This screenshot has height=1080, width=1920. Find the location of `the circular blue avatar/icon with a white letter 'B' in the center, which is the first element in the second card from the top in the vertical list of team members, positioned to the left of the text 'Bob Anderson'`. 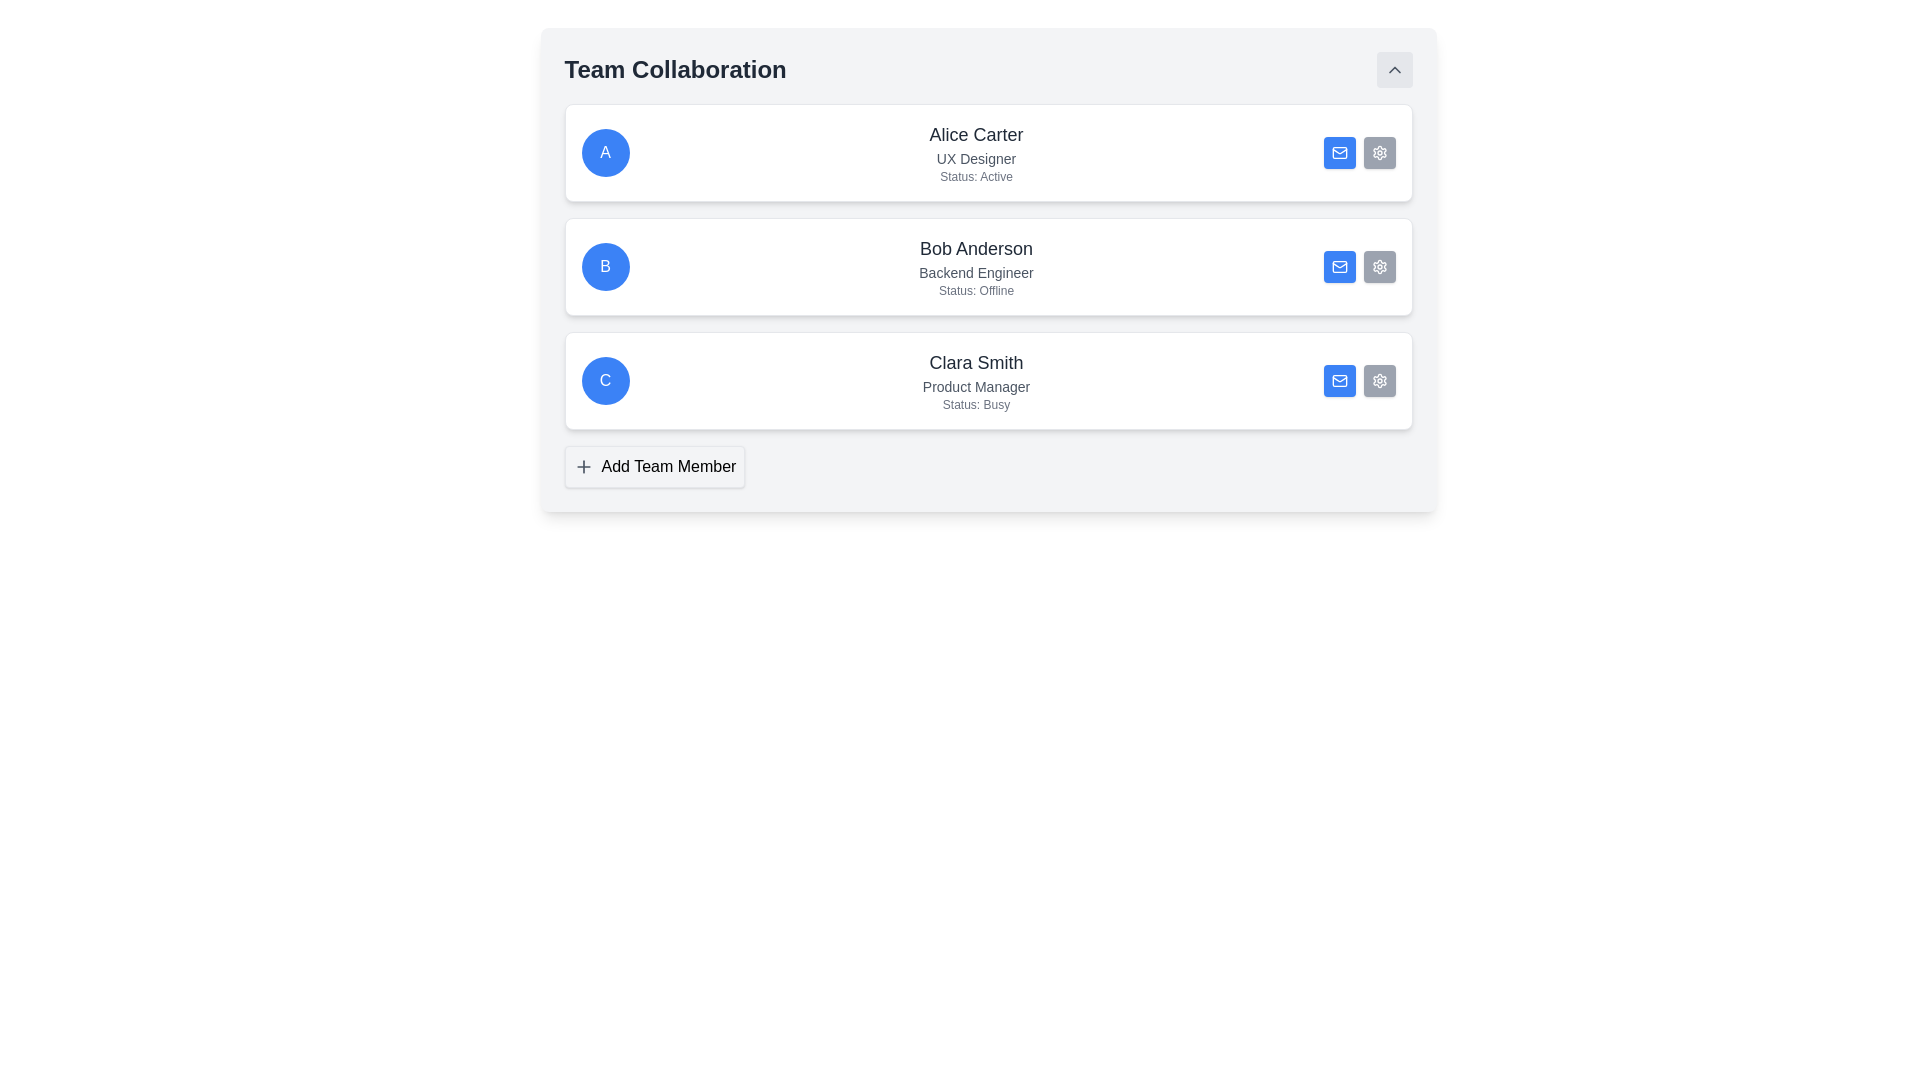

the circular blue avatar/icon with a white letter 'B' in the center, which is the first element in the second card from the top in the vertical list of team members, positioned to the left of the text 'Bob Anderson' is located at coordinates (604, 265).